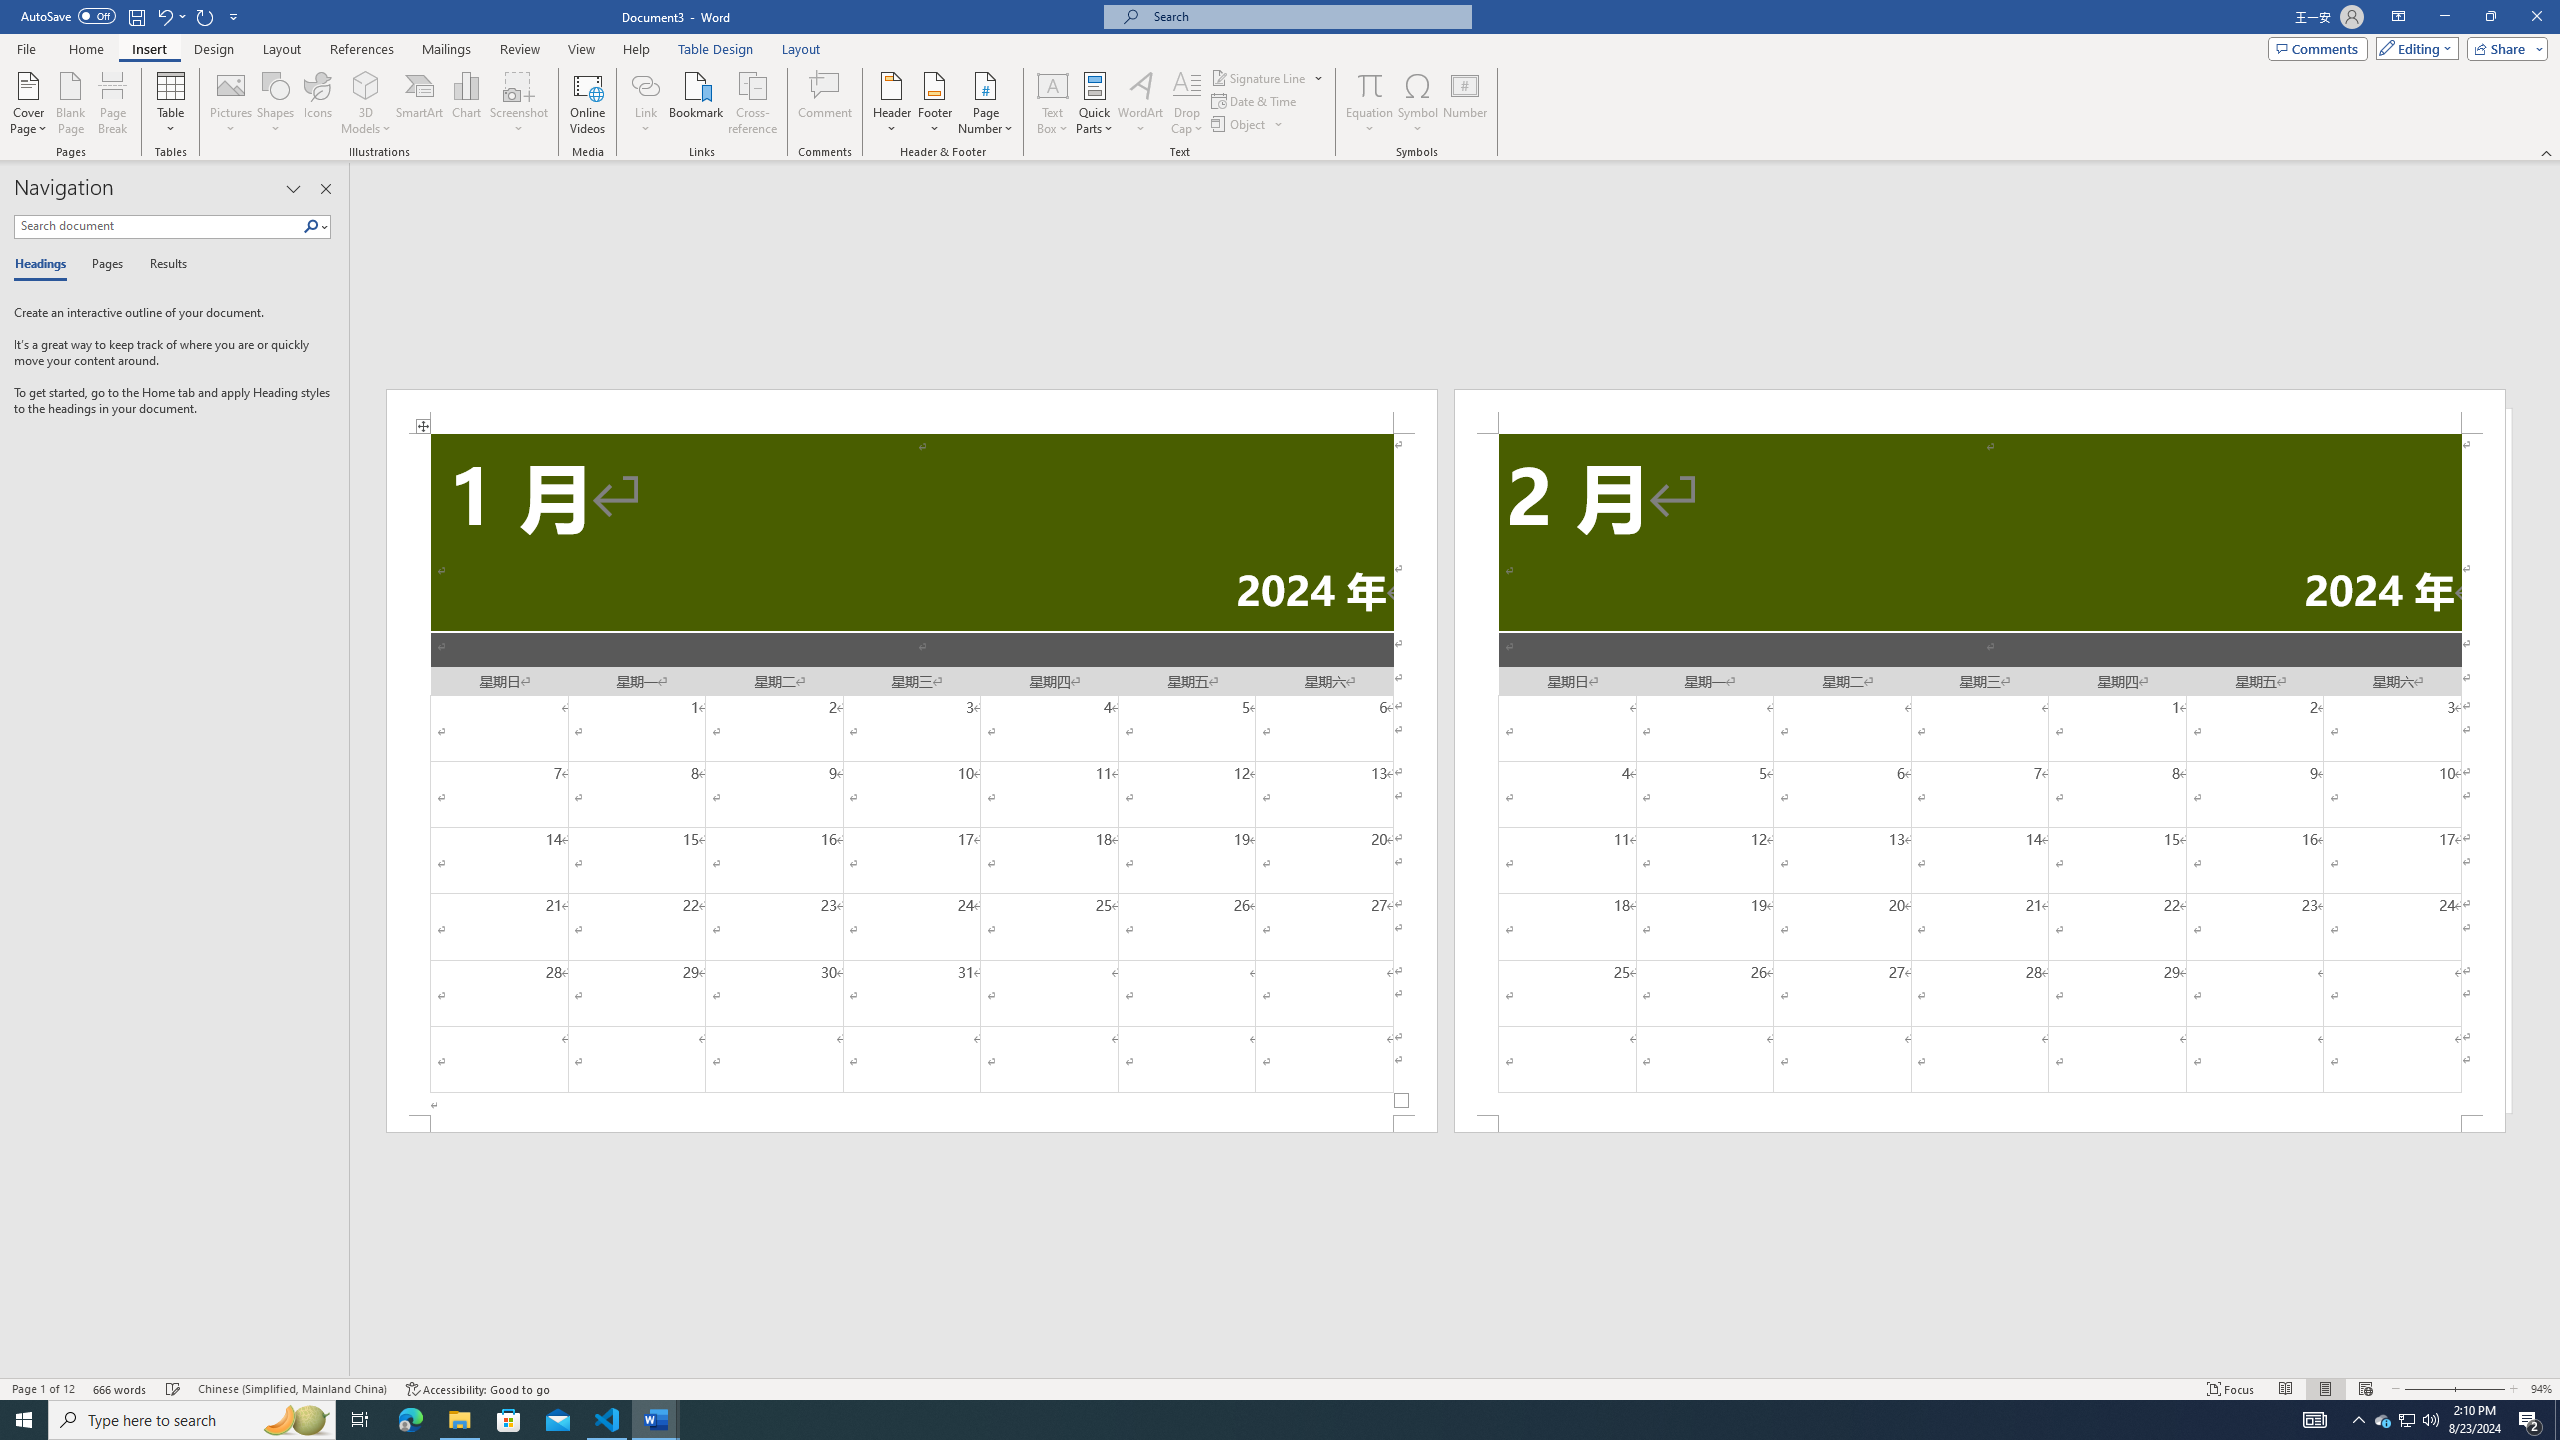 This screenshot has height=1440, width=2560. What do you see at coordinates (1980, 773) in the screenshot?
I see `'Page 2 content'` at bounding box center [1980, 773].